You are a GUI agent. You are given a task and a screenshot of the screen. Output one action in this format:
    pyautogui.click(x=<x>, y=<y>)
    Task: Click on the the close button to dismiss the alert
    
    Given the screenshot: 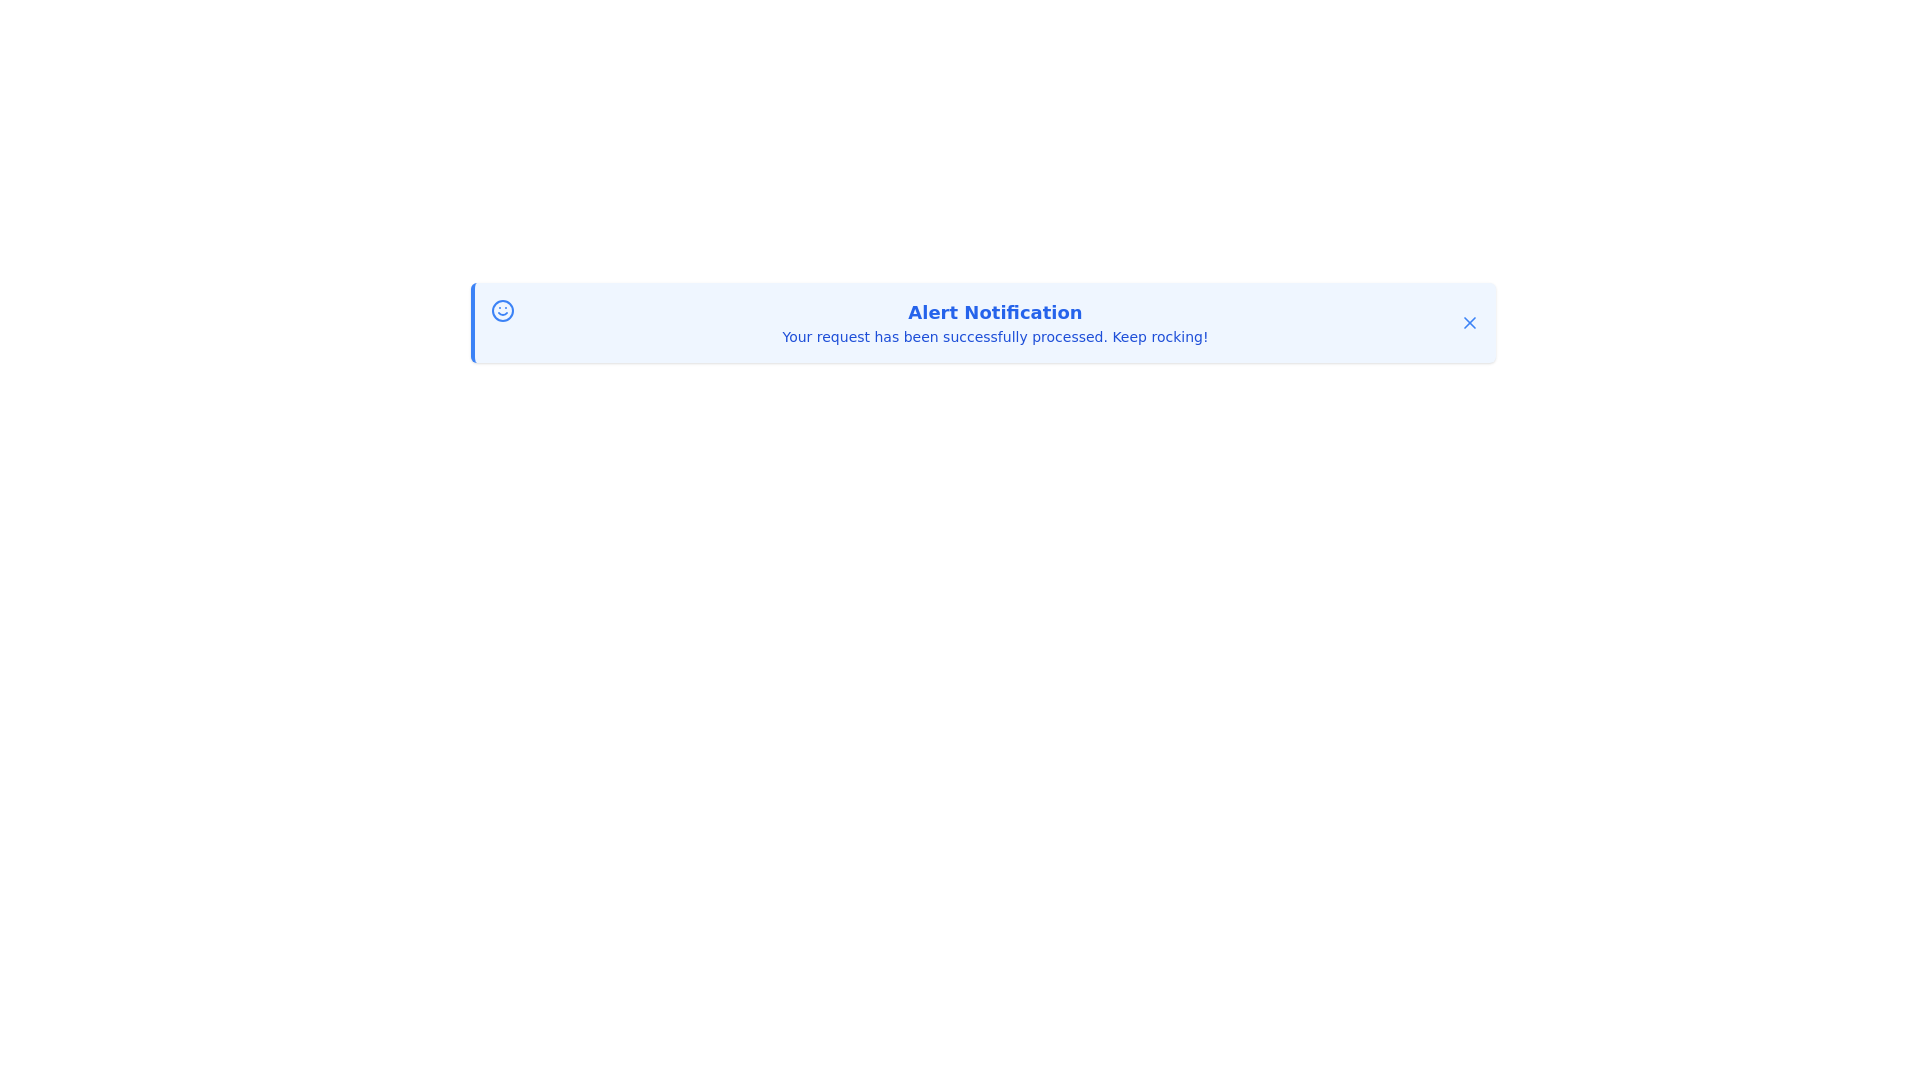 What is the action you would take?
    pyautogui.click(x=1469, y=322)
    